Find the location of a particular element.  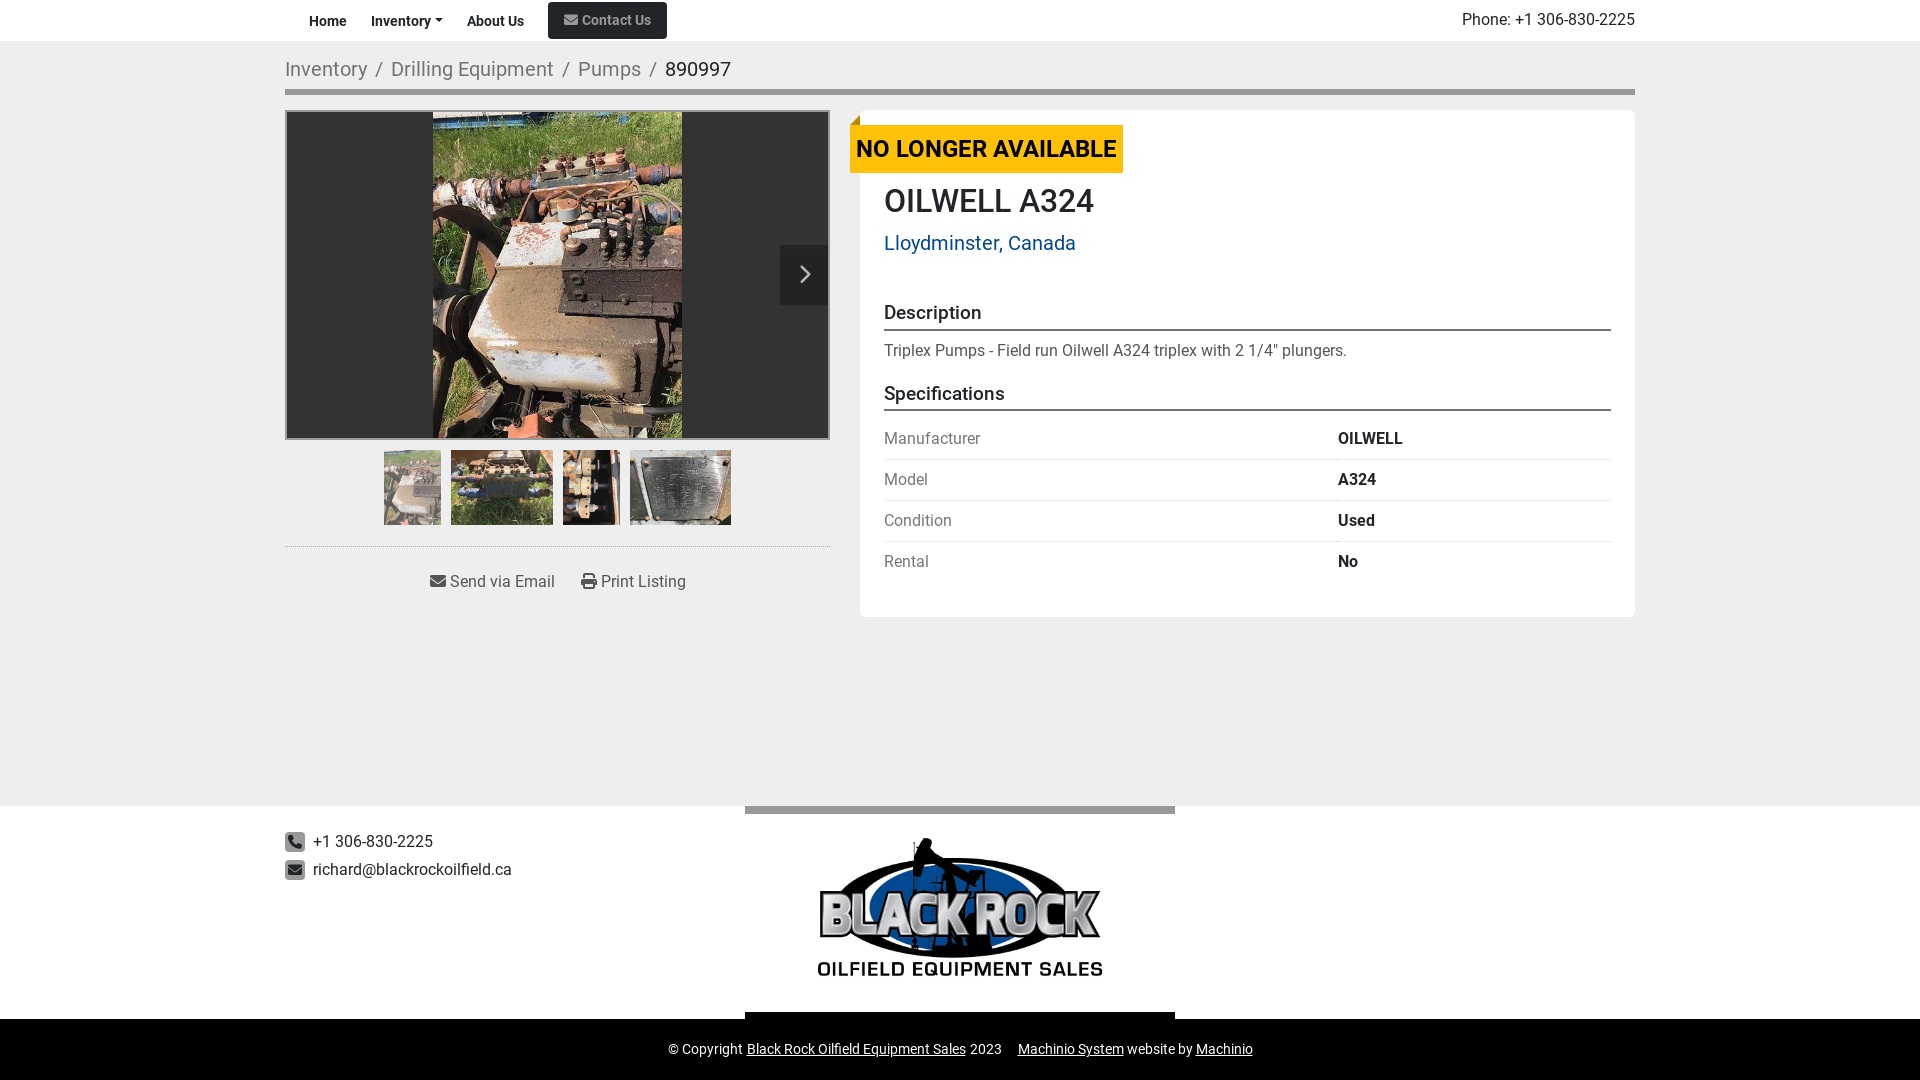

'Pumps' is located at coordinates (608, 68).